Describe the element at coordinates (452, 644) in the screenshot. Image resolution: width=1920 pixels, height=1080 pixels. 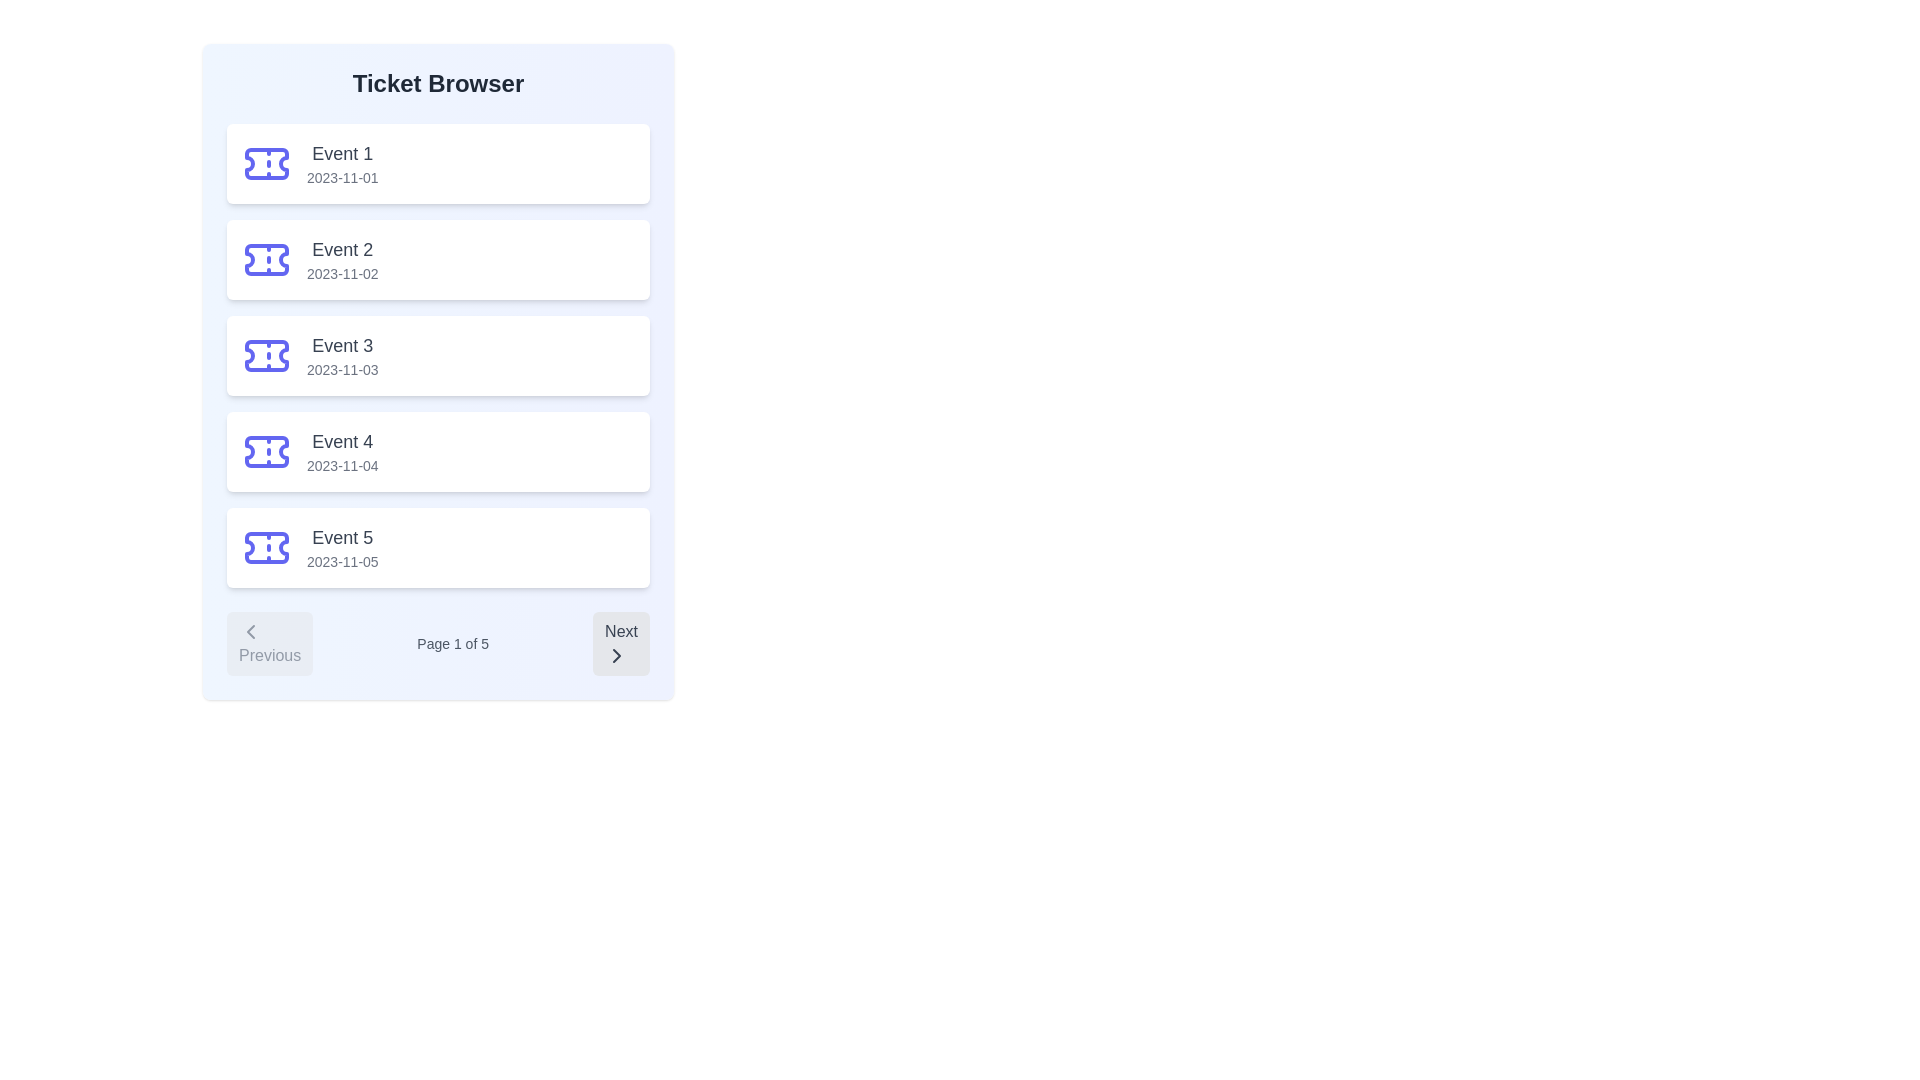
I see `the static text element indicating the current page number, located between the 'Previous' and 'Next' buttons at the bottom center of the interface` at that location.